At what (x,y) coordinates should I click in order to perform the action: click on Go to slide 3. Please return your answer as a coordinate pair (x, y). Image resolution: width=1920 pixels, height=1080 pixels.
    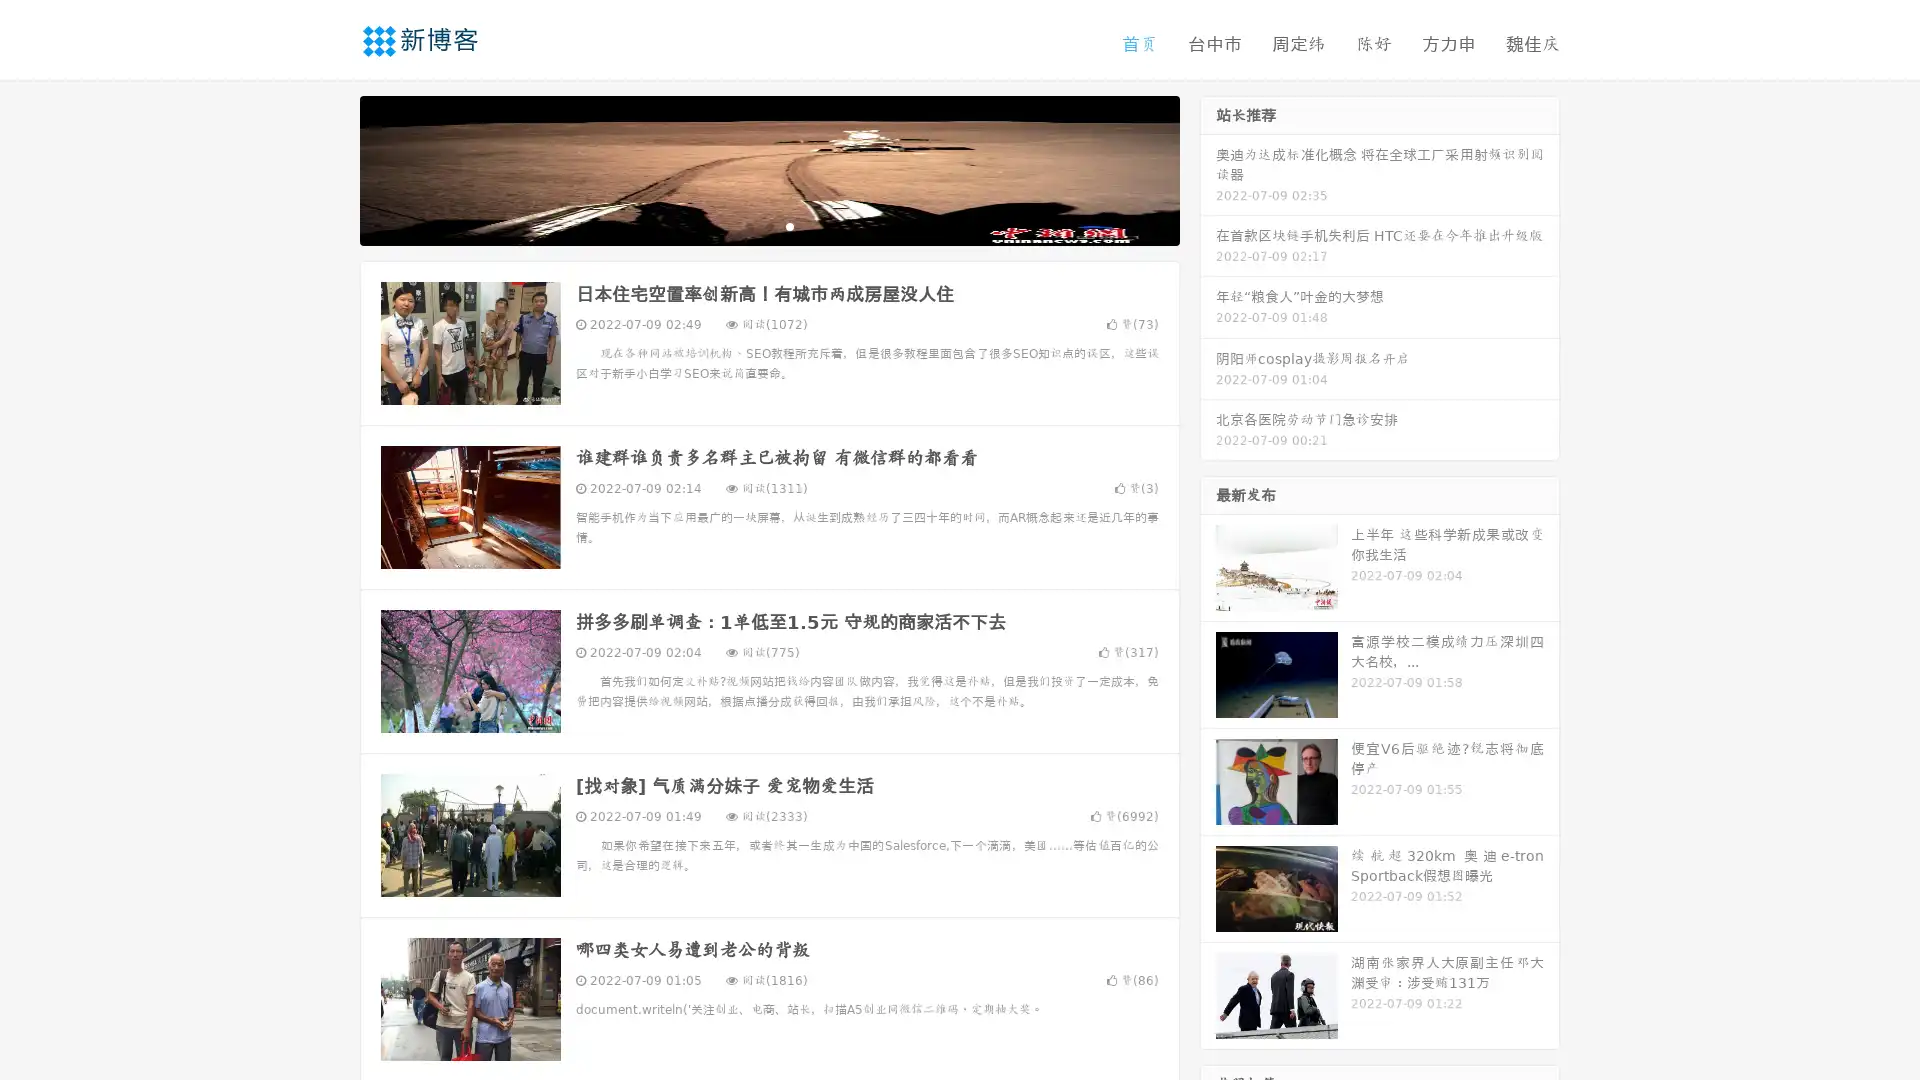
    Looking at the image, I should click on (789, 225).